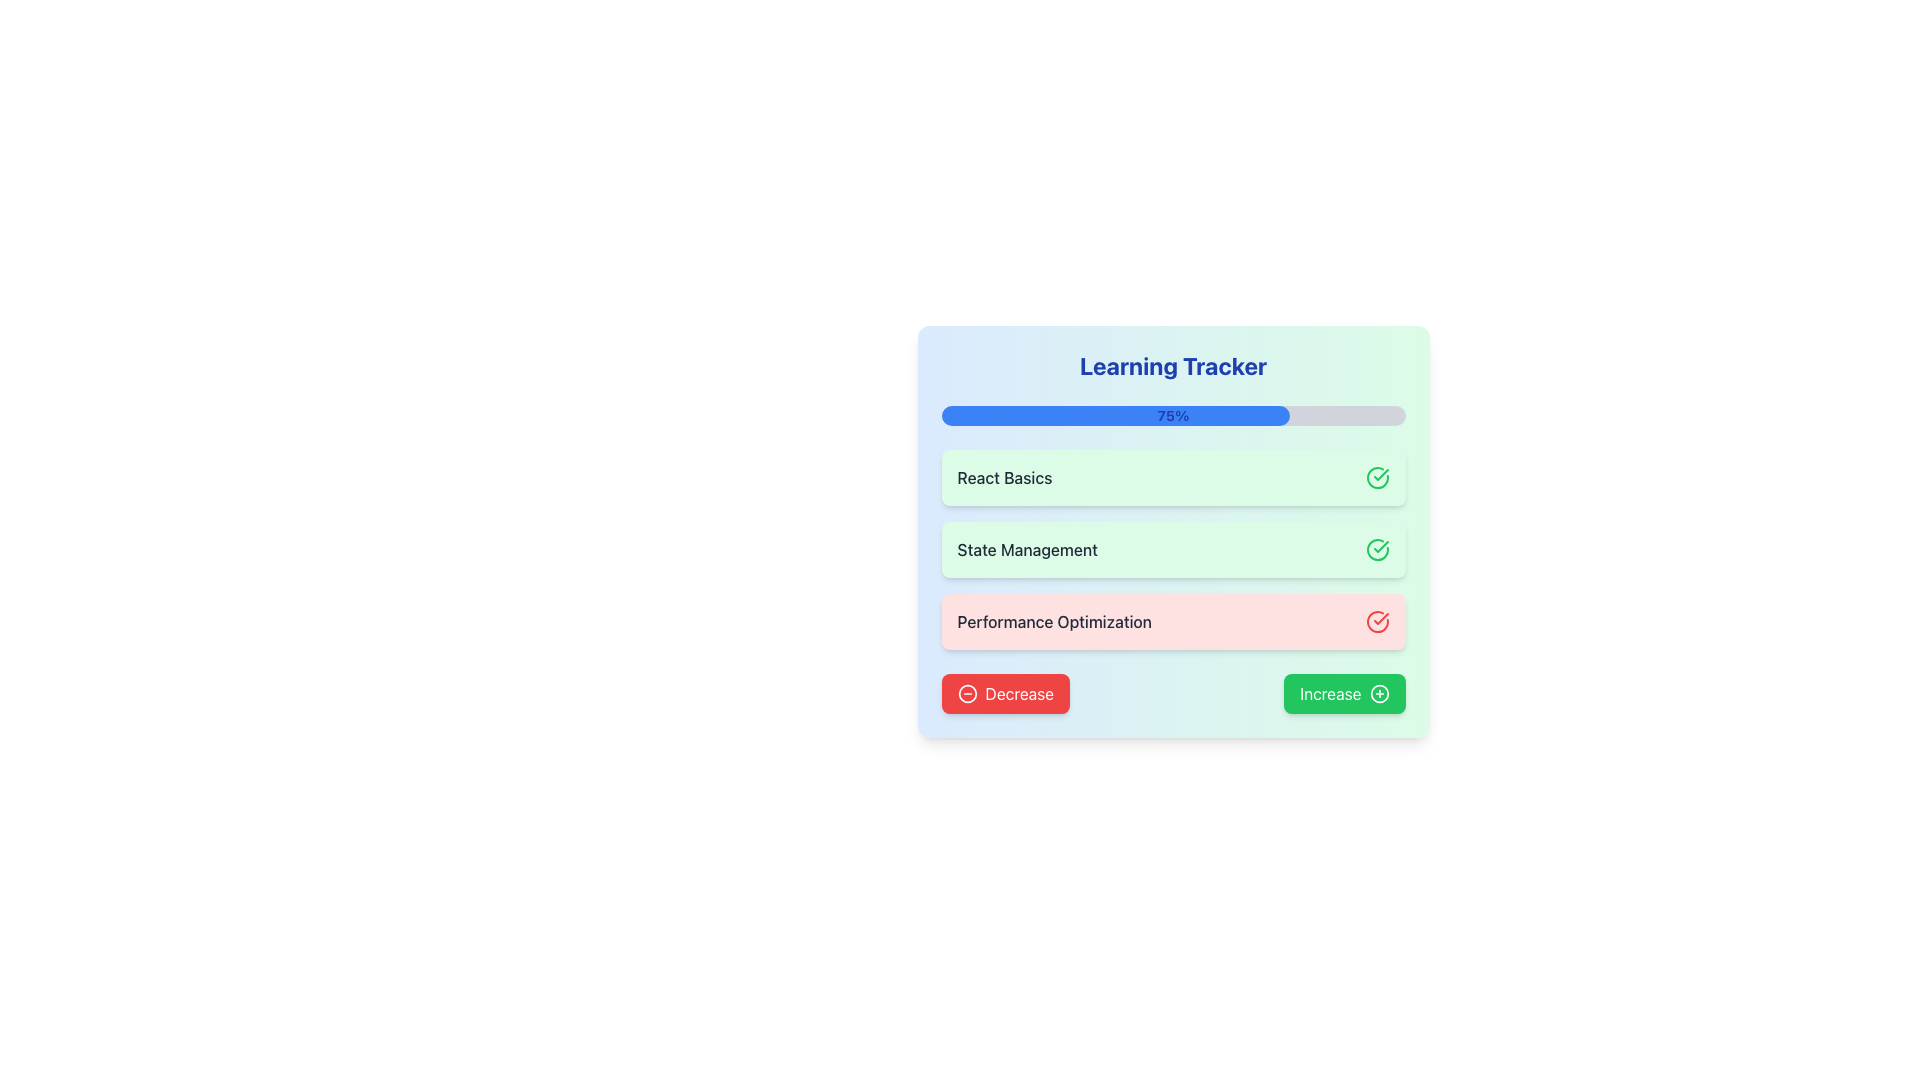  I want to click on the circular red icon with a minus sign located on the left side of the 'Decrease' button near the text label 'Decrease', so click(967, 693).